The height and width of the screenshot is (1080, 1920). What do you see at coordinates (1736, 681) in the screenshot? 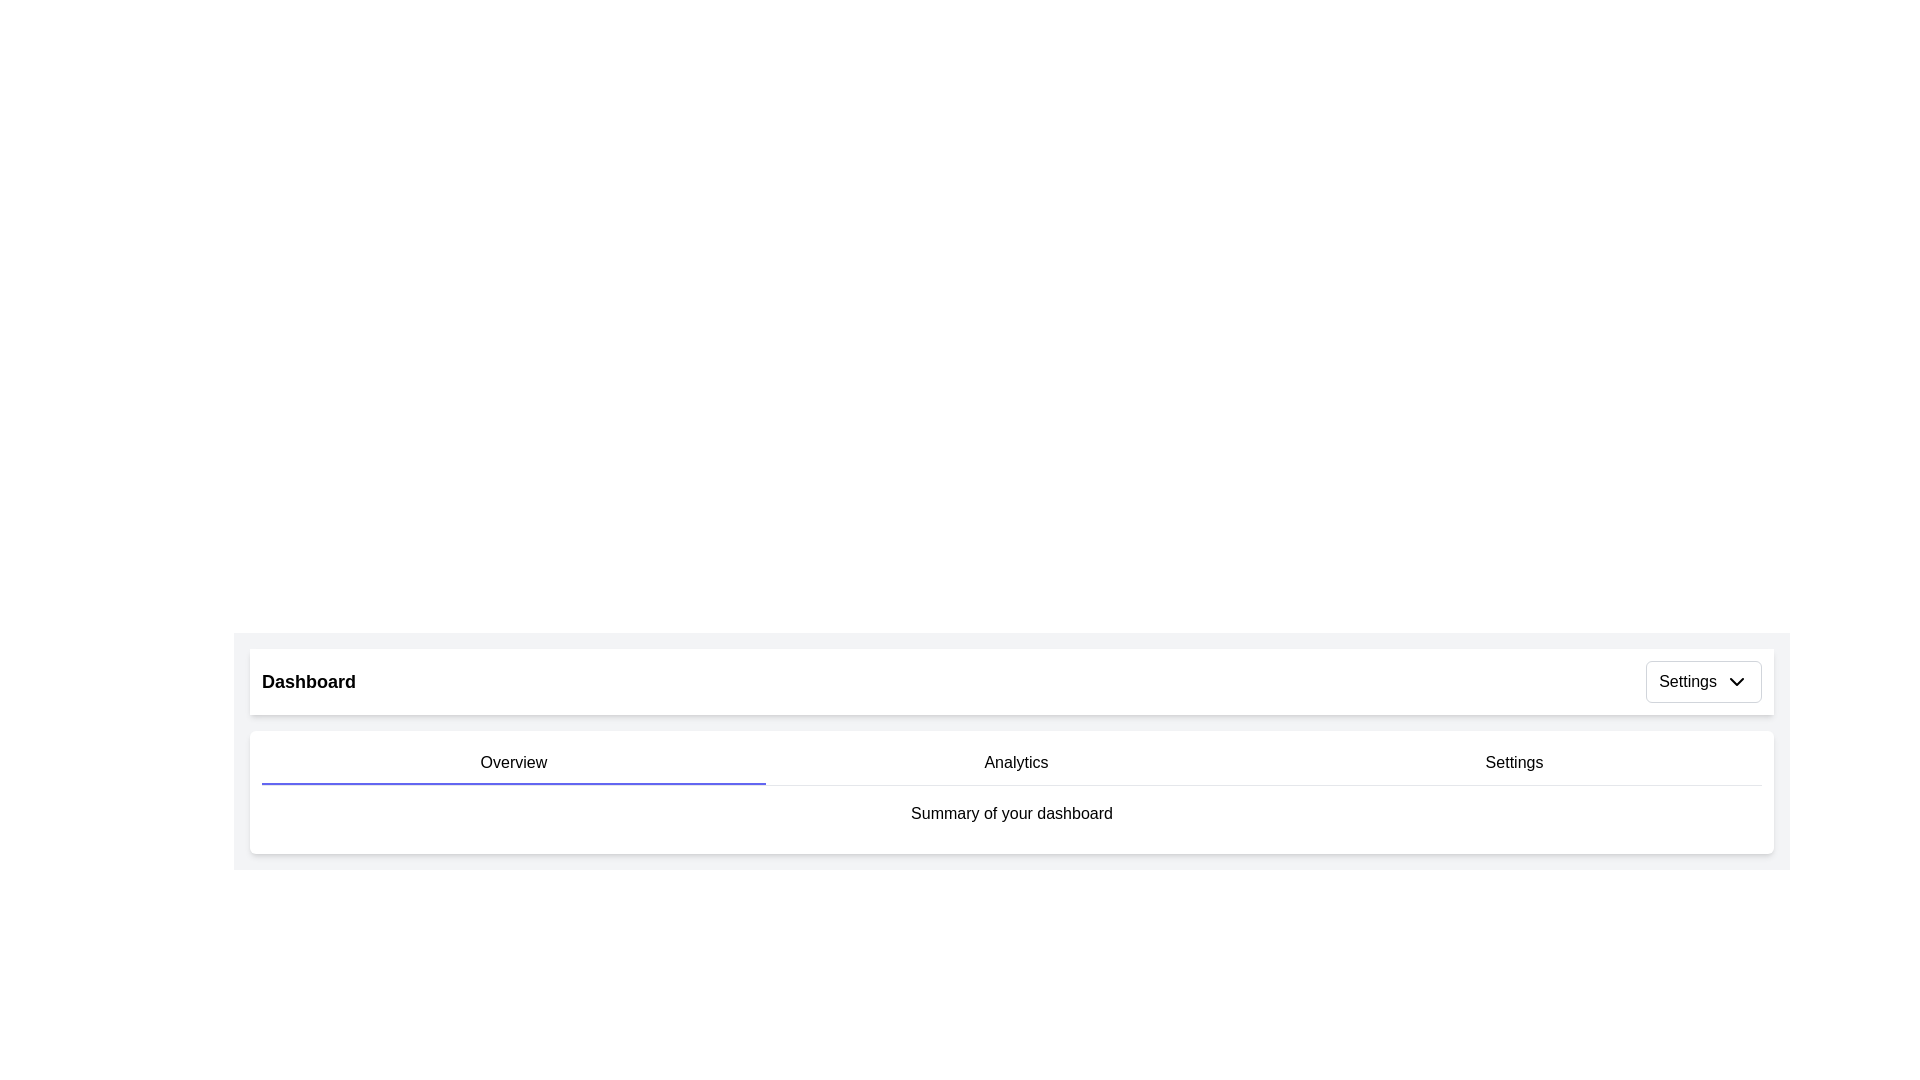
I see `the downward chevron icon next` at bounding box center [1736, 681].